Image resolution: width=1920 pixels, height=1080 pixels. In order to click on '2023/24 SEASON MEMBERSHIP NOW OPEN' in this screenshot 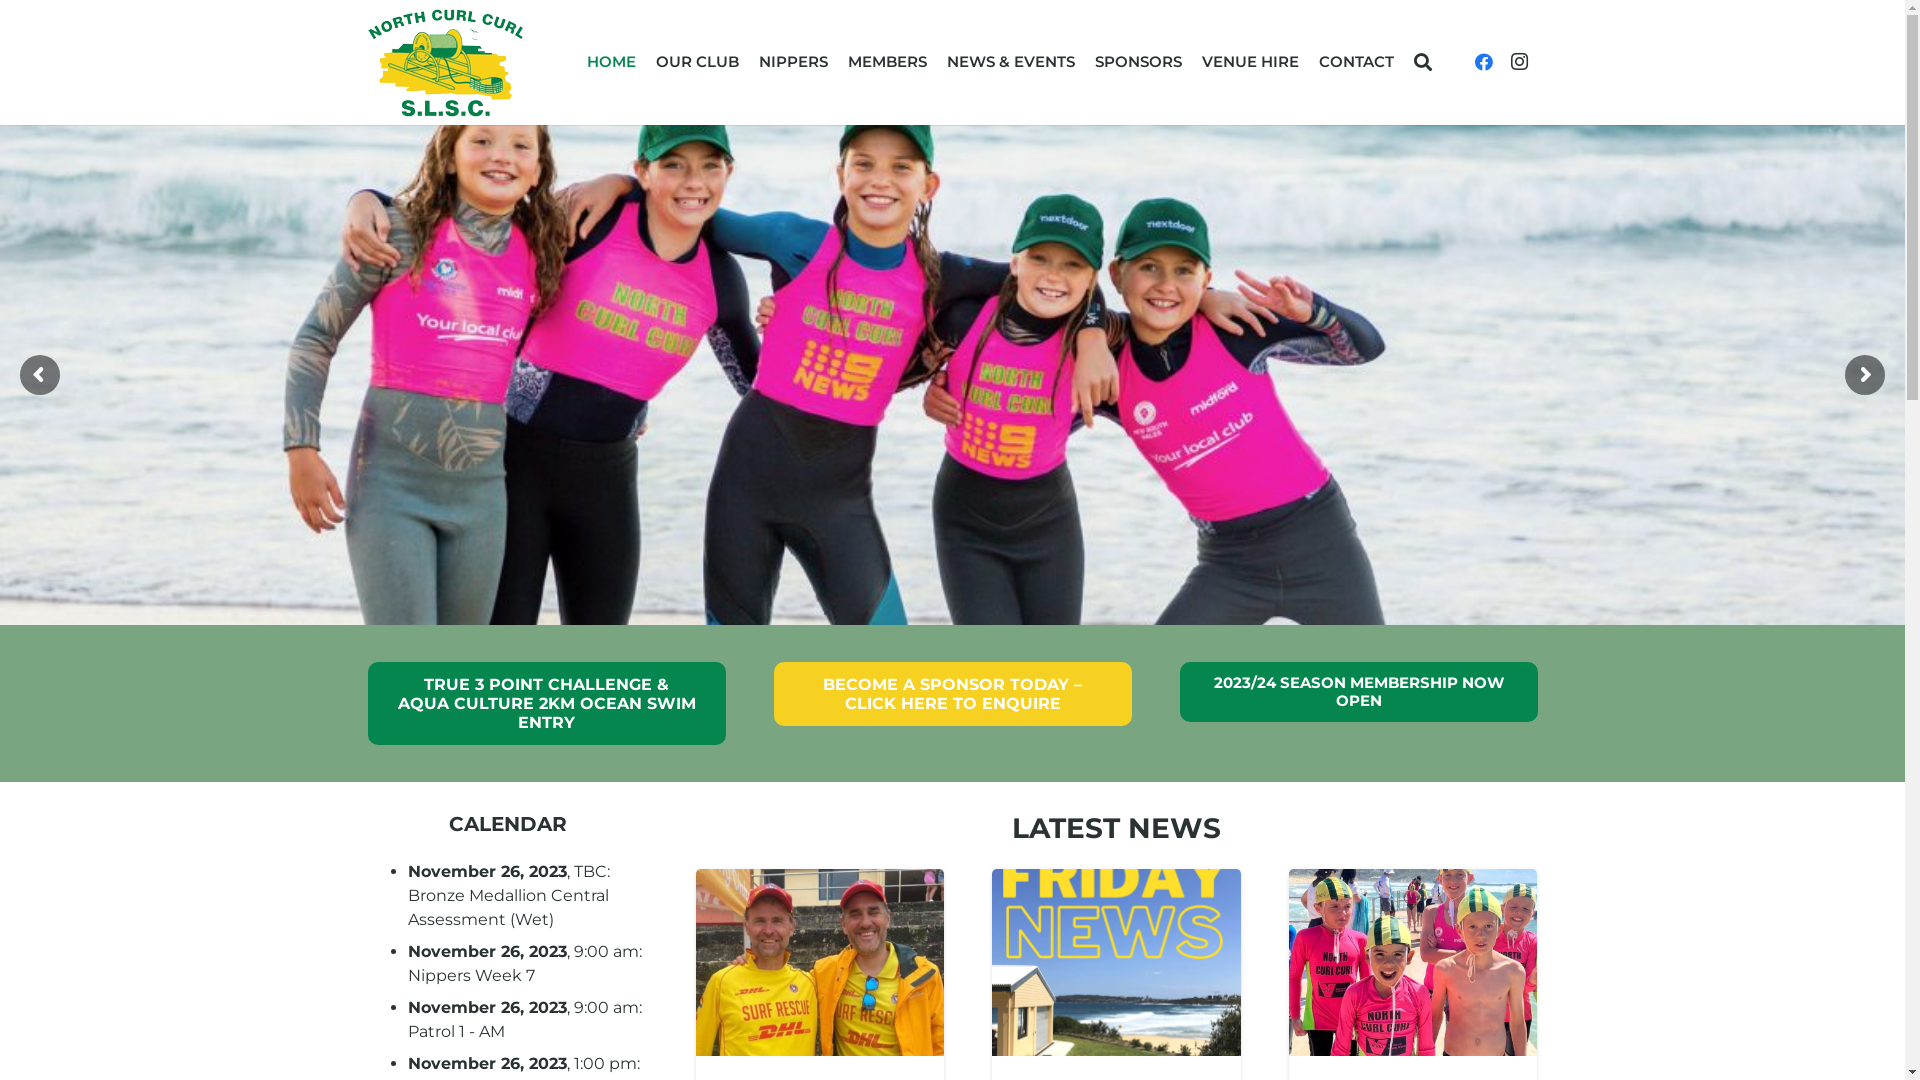, I will do `click(1358, 690)`.